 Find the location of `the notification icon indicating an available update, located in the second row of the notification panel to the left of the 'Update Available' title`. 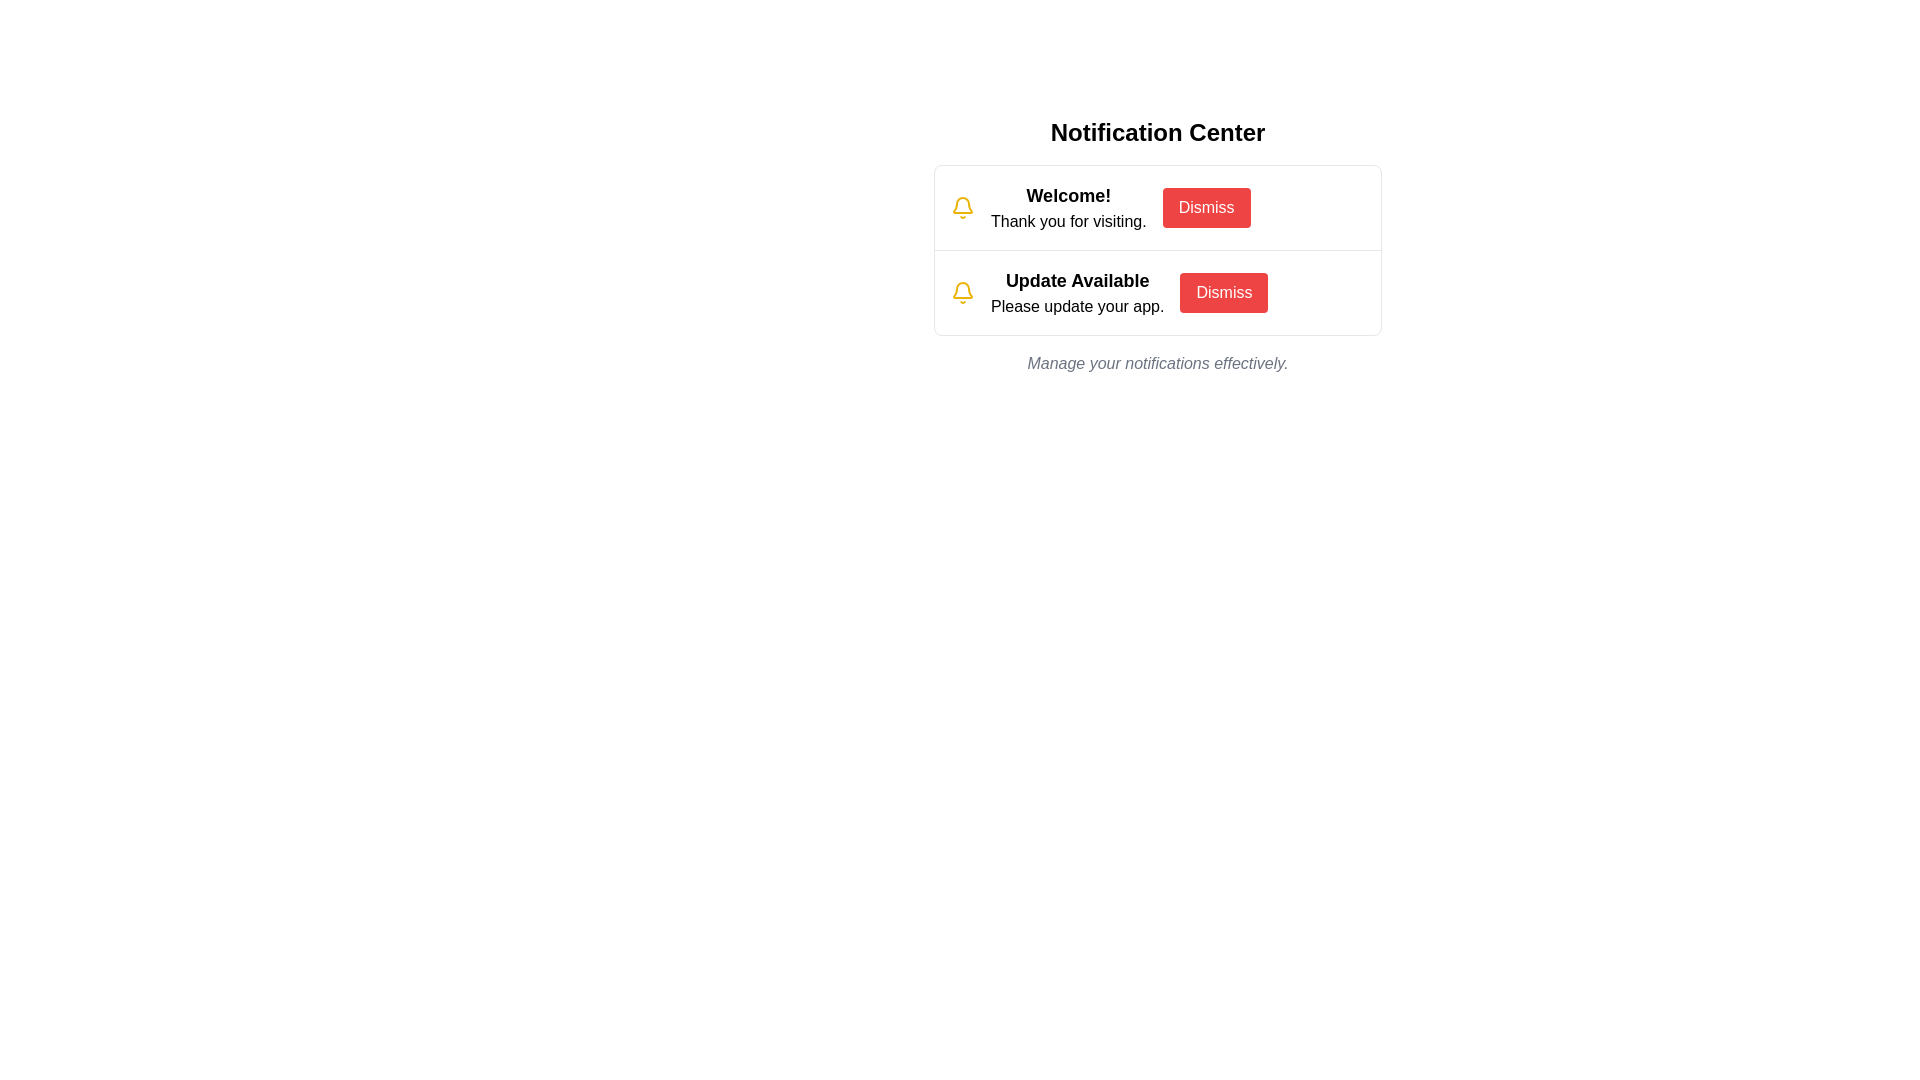

the notification icon indicating an available update, located in the second row of the notification panel to the left of the 'Update Available' title is located at coordinates (963, 293).